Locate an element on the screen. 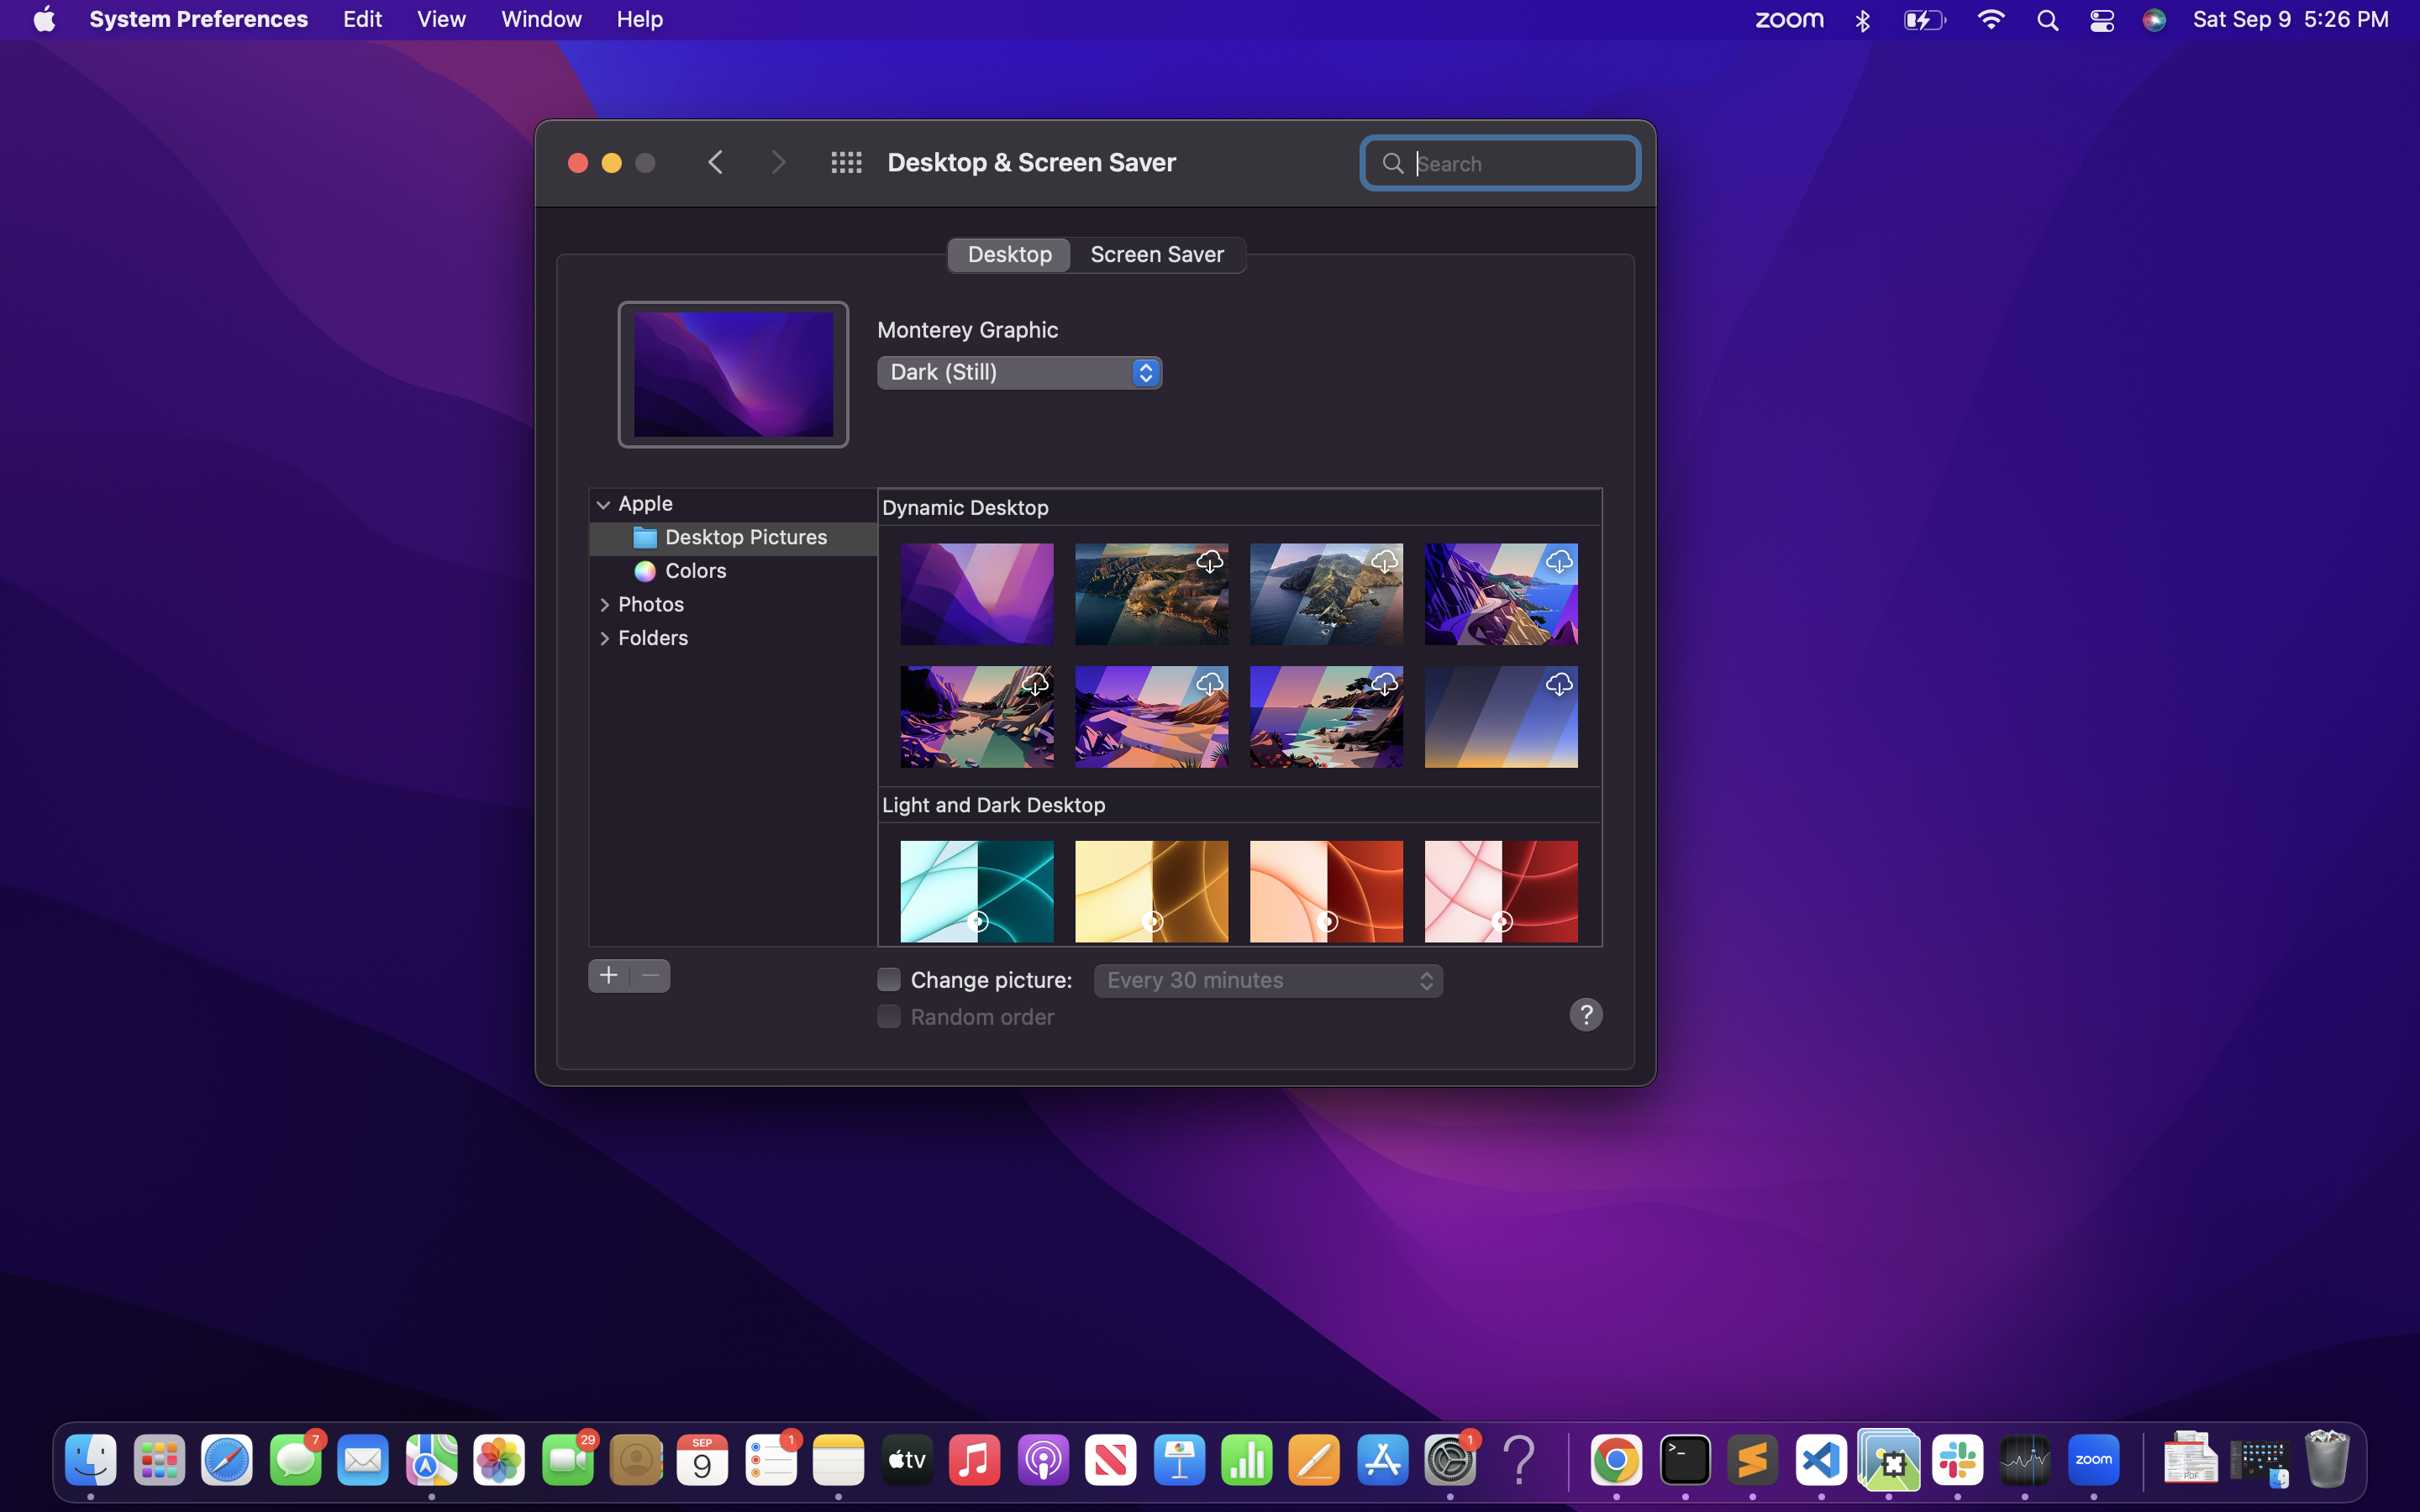 The width and height of the screenshot is (2420, 1512). a color-themed desktop wallpaper is located at coordinates (737, 571).